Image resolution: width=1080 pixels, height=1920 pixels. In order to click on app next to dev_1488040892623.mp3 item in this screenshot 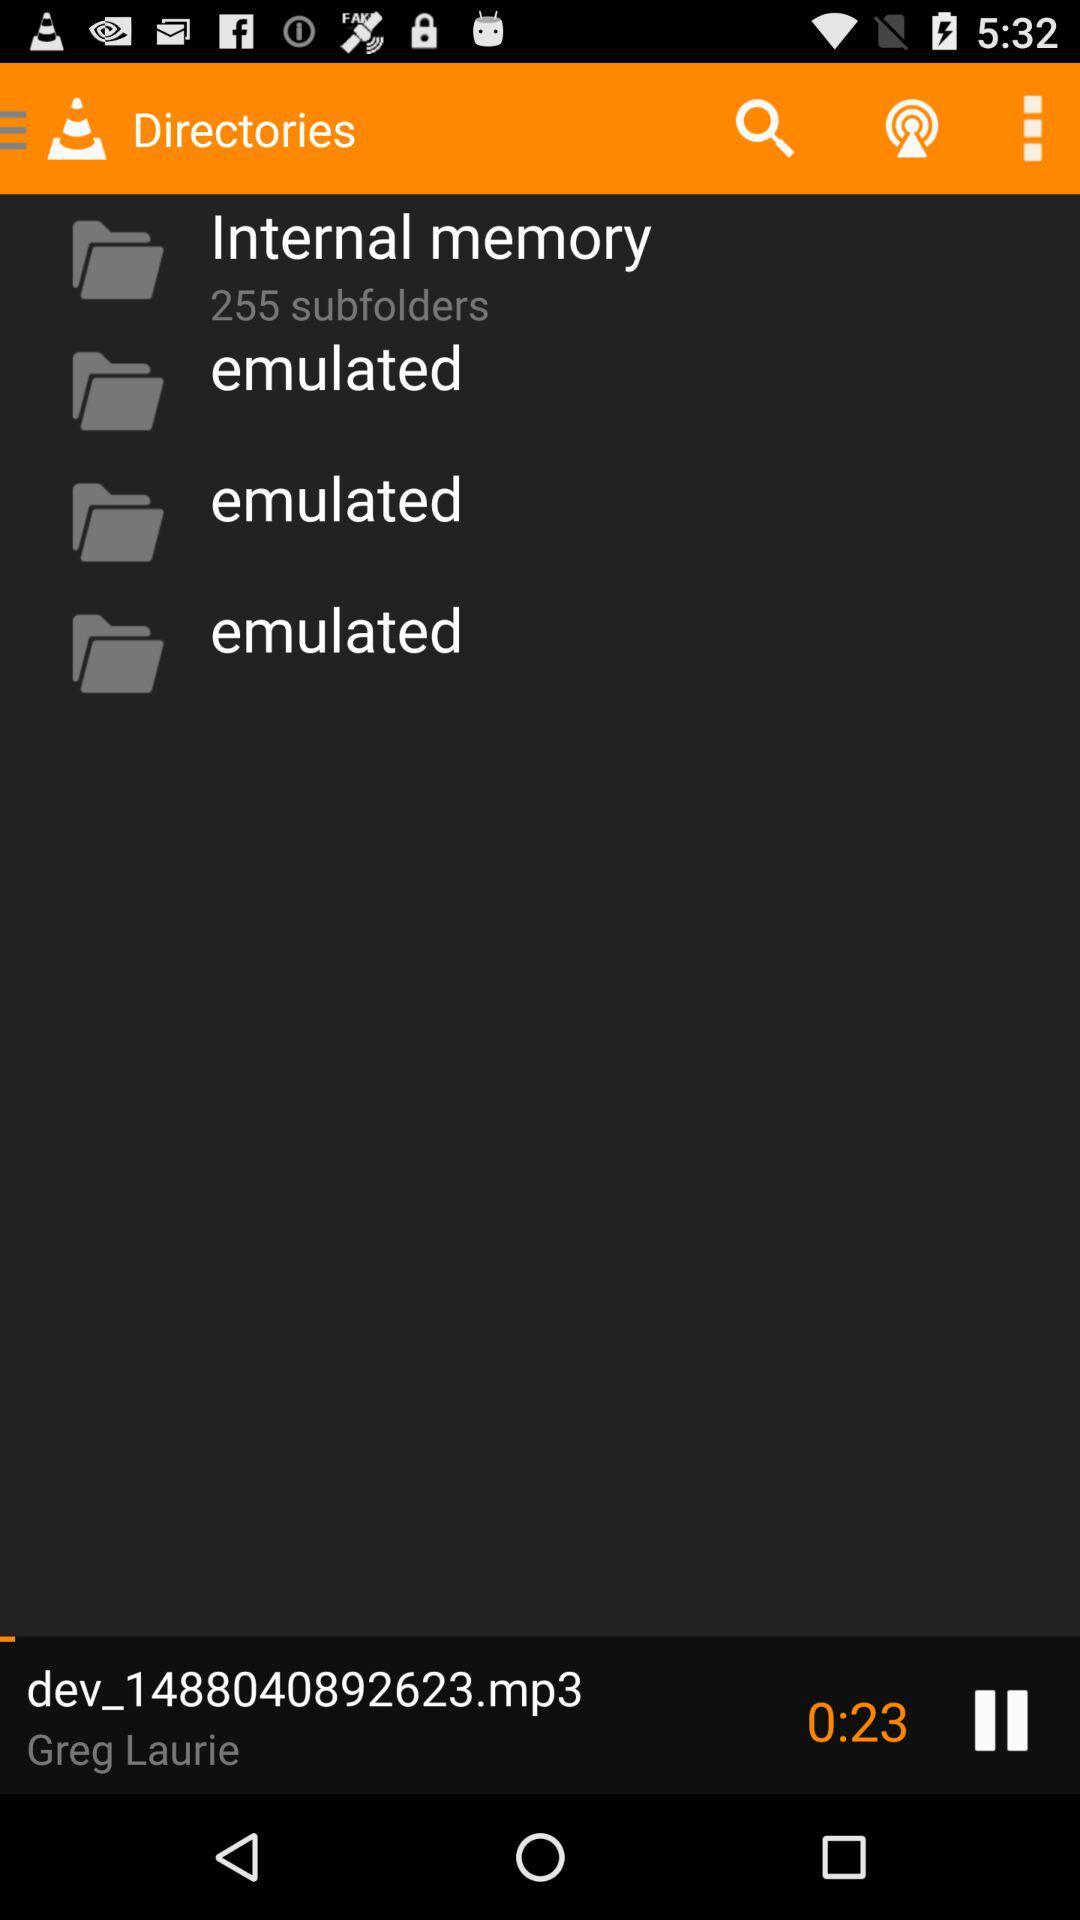, I will do `click(856, 1719)`.